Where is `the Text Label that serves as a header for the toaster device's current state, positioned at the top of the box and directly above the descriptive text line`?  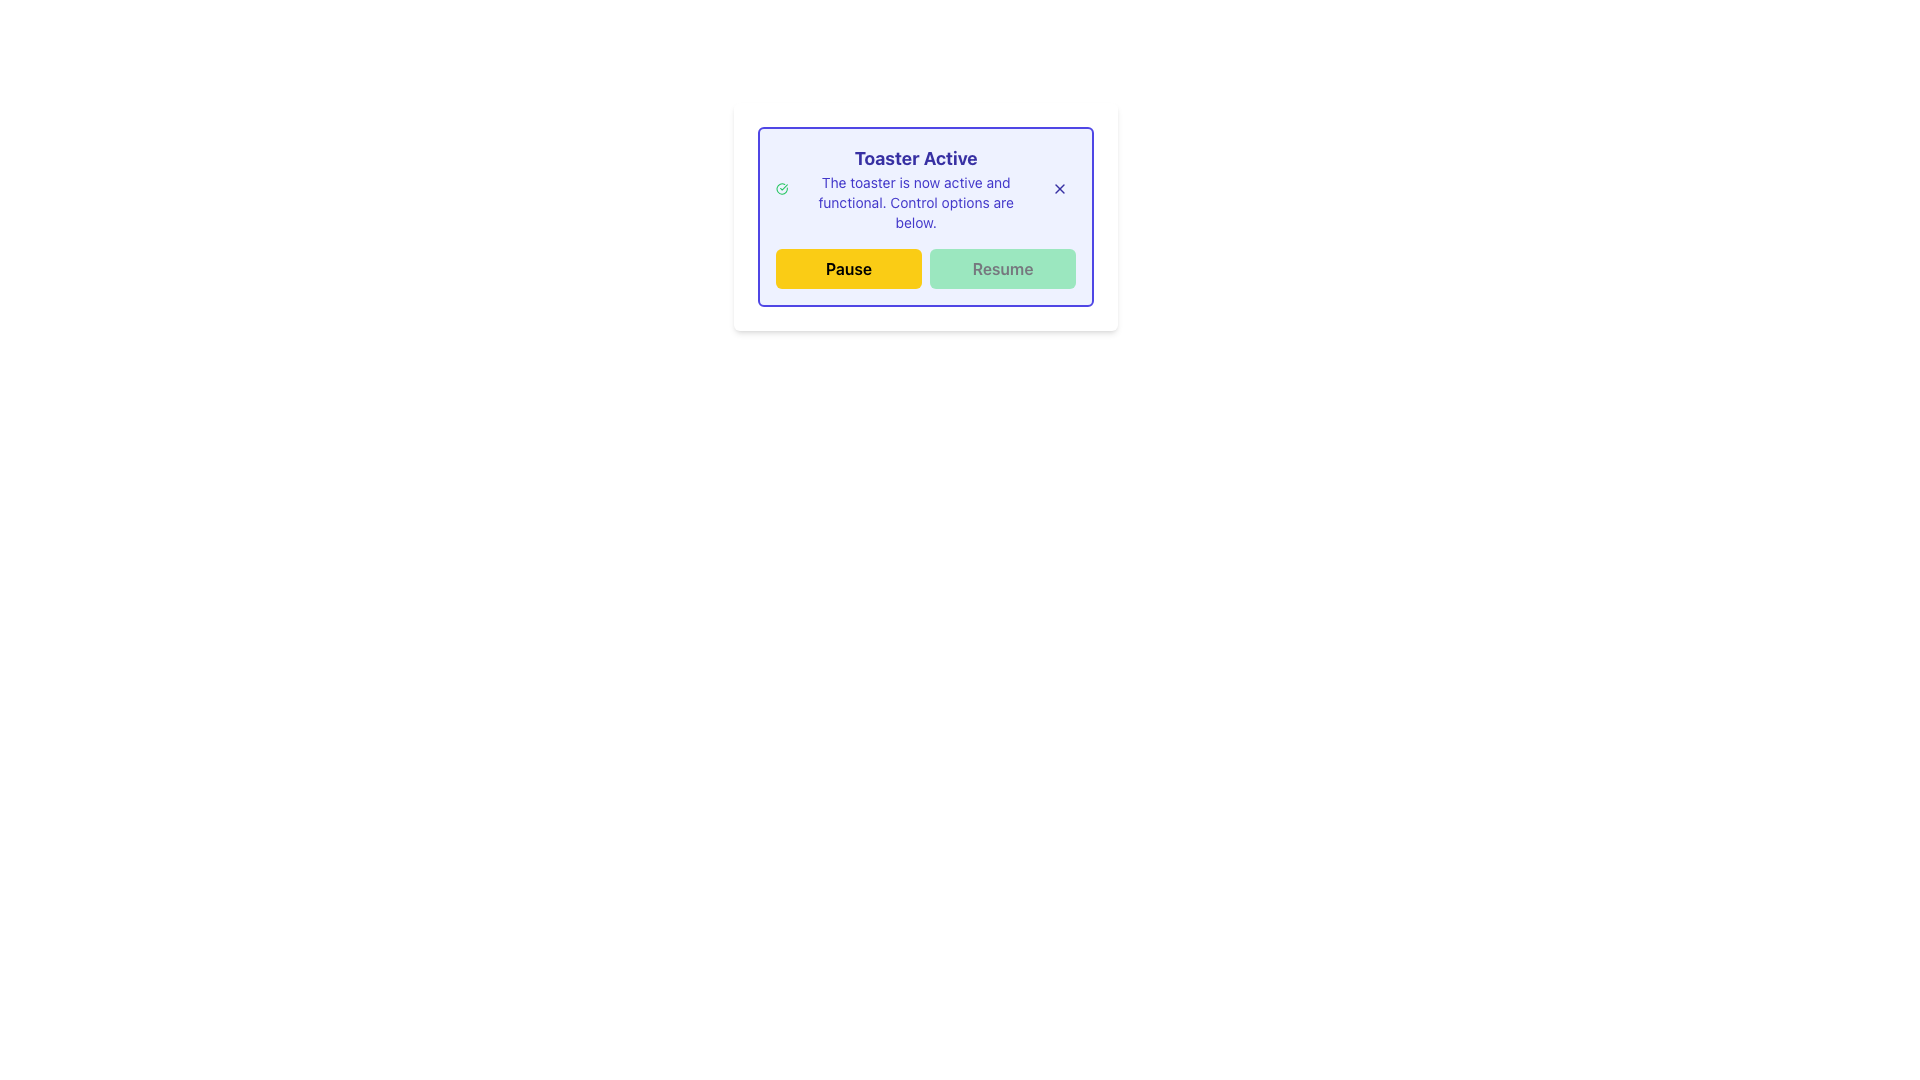 the Text Label that serves as a header for the toaster device's current state, positioned at the top of the box and directly above the descriptive text line is located at coordinates (915, 157).